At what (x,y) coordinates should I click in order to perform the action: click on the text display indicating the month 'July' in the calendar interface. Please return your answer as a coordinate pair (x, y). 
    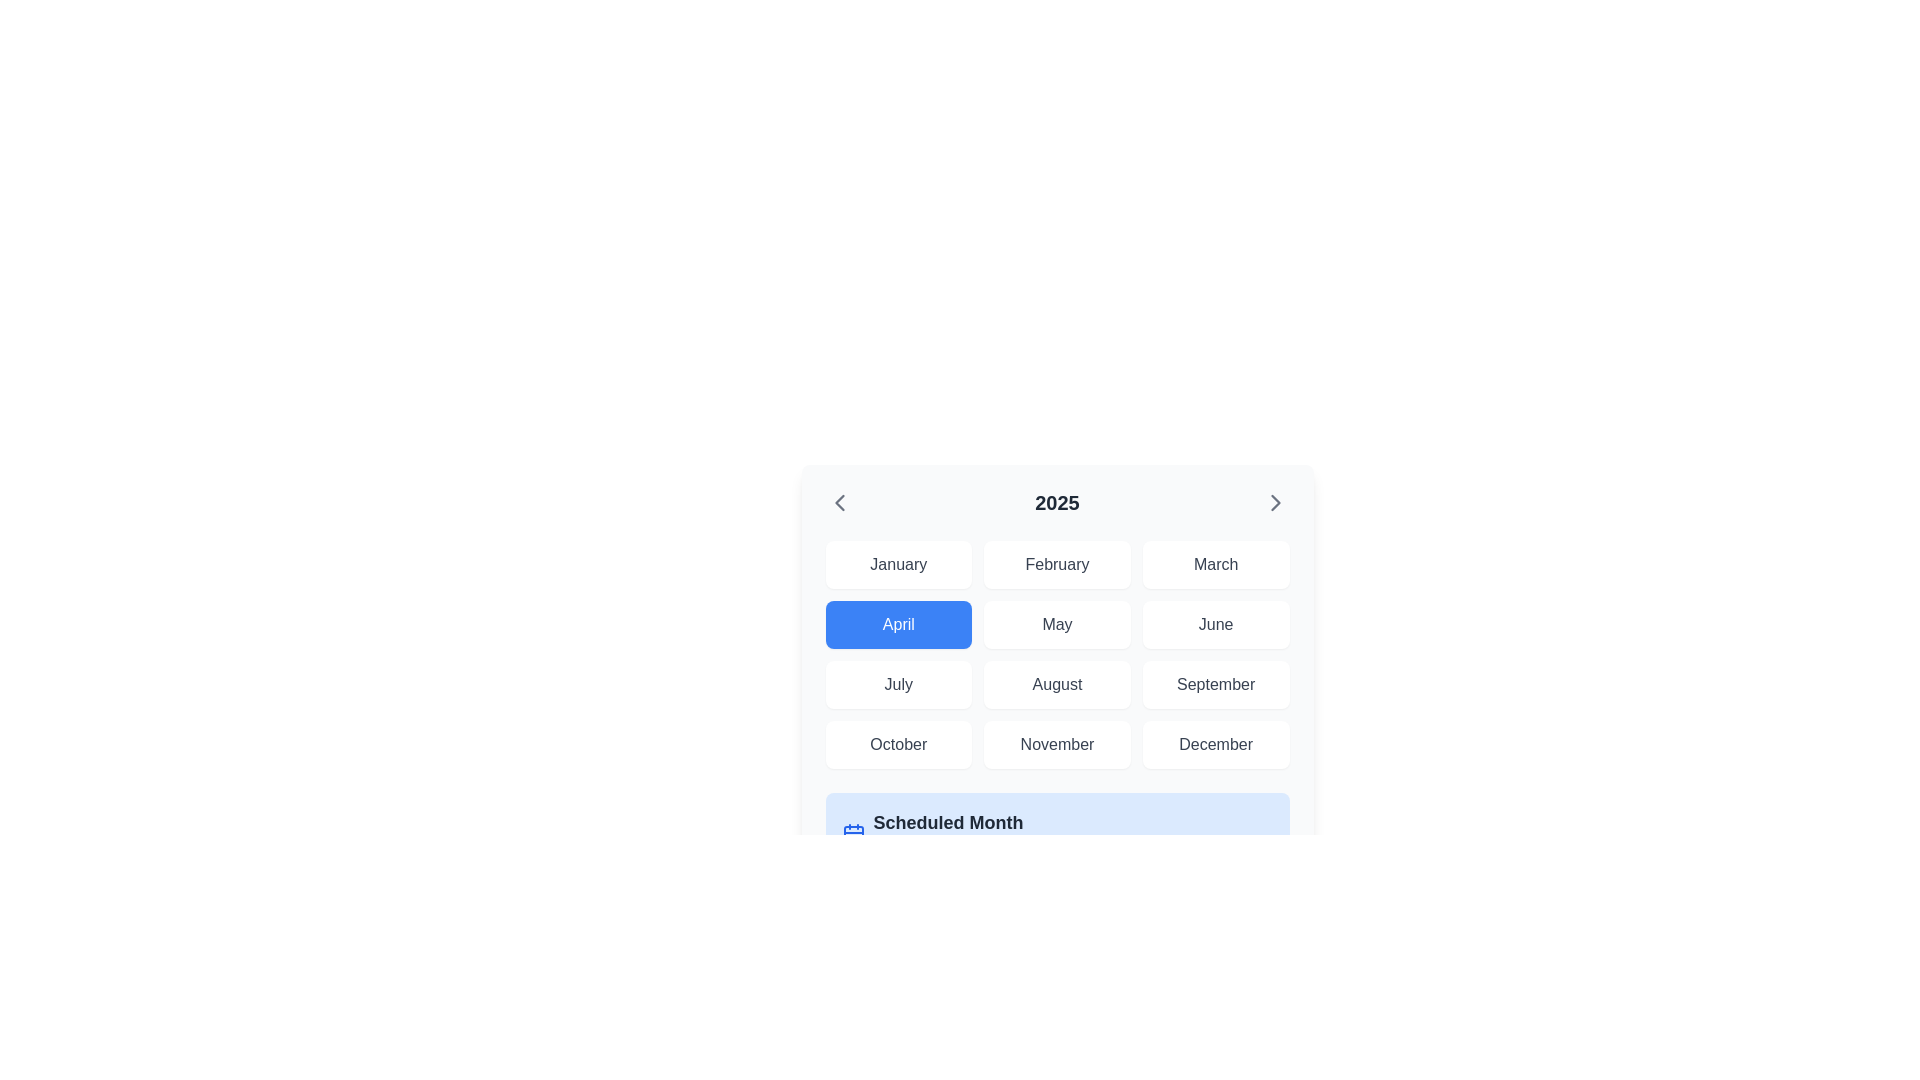
    Looking at the image, I should click on (897, 684).